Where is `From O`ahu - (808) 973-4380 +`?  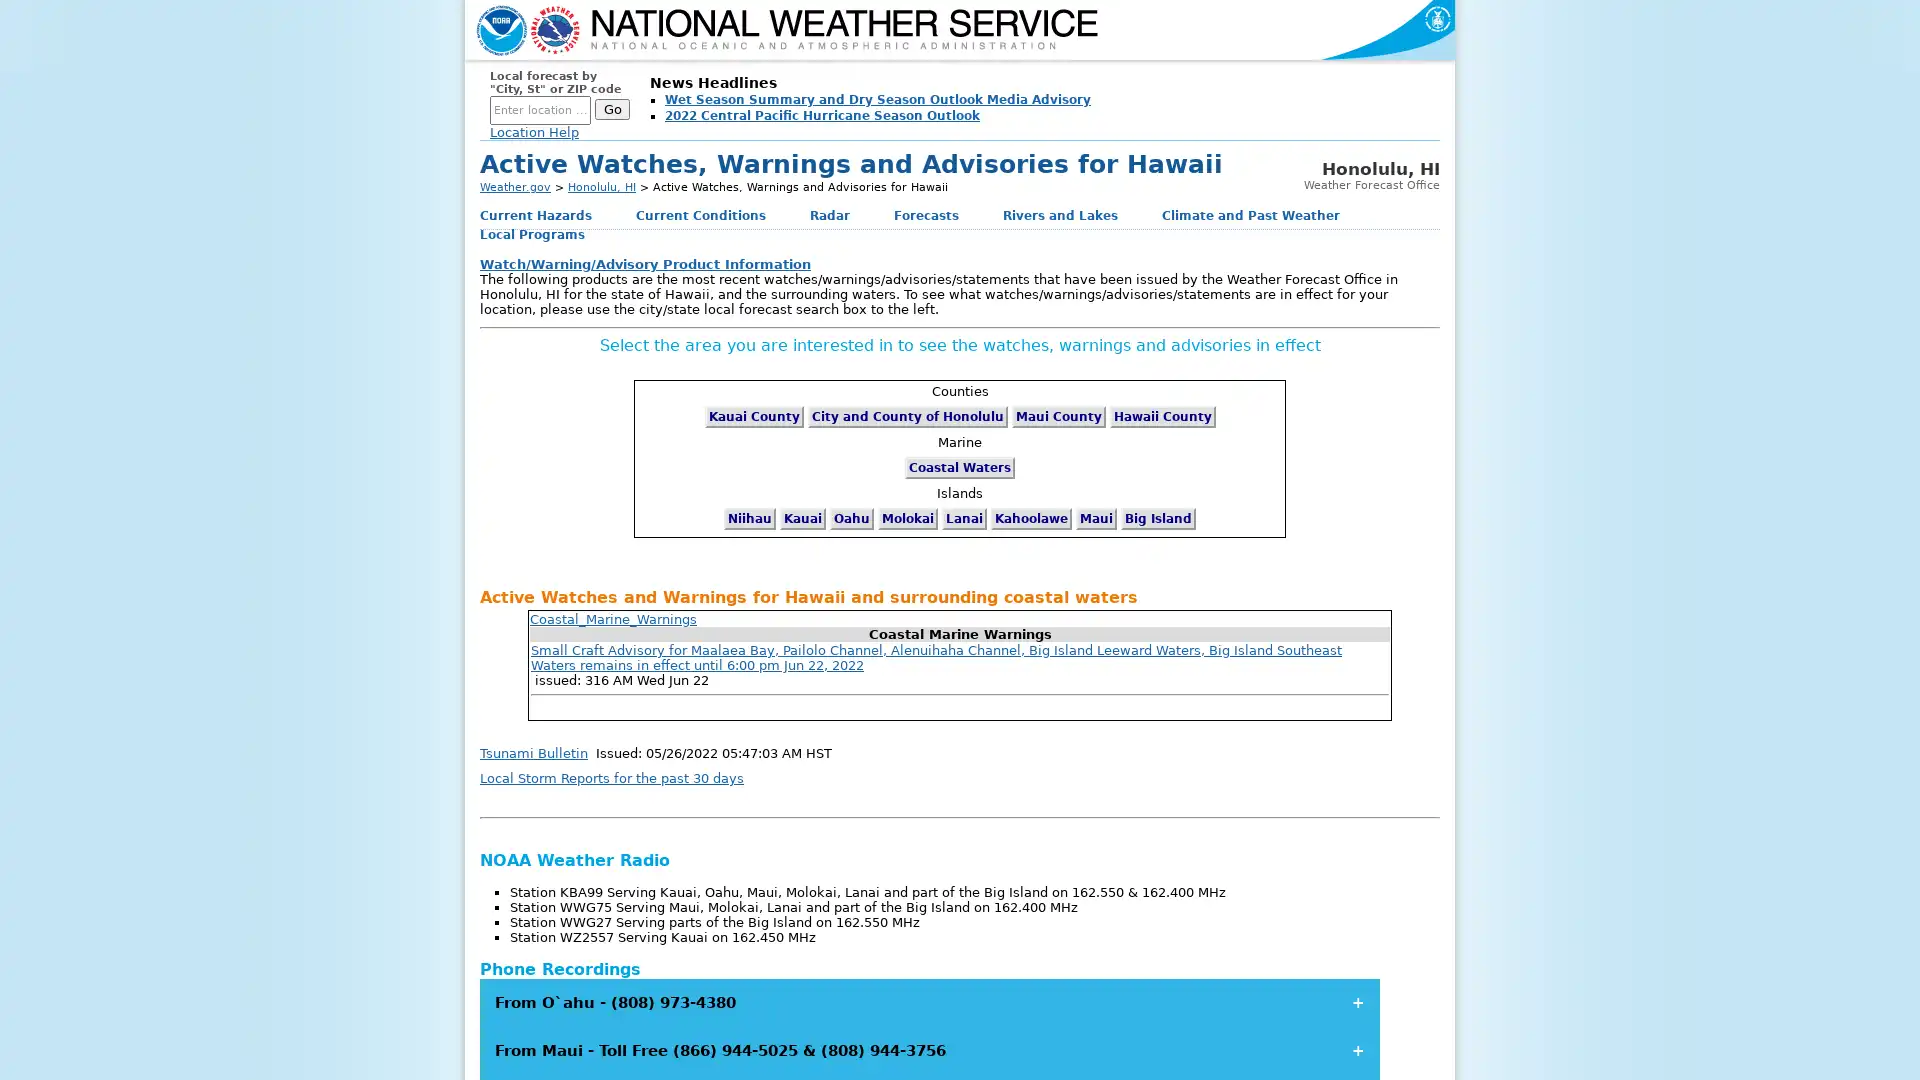
From O`ahu - (808) 973-4380 + is located at coordinates (929, 1002).